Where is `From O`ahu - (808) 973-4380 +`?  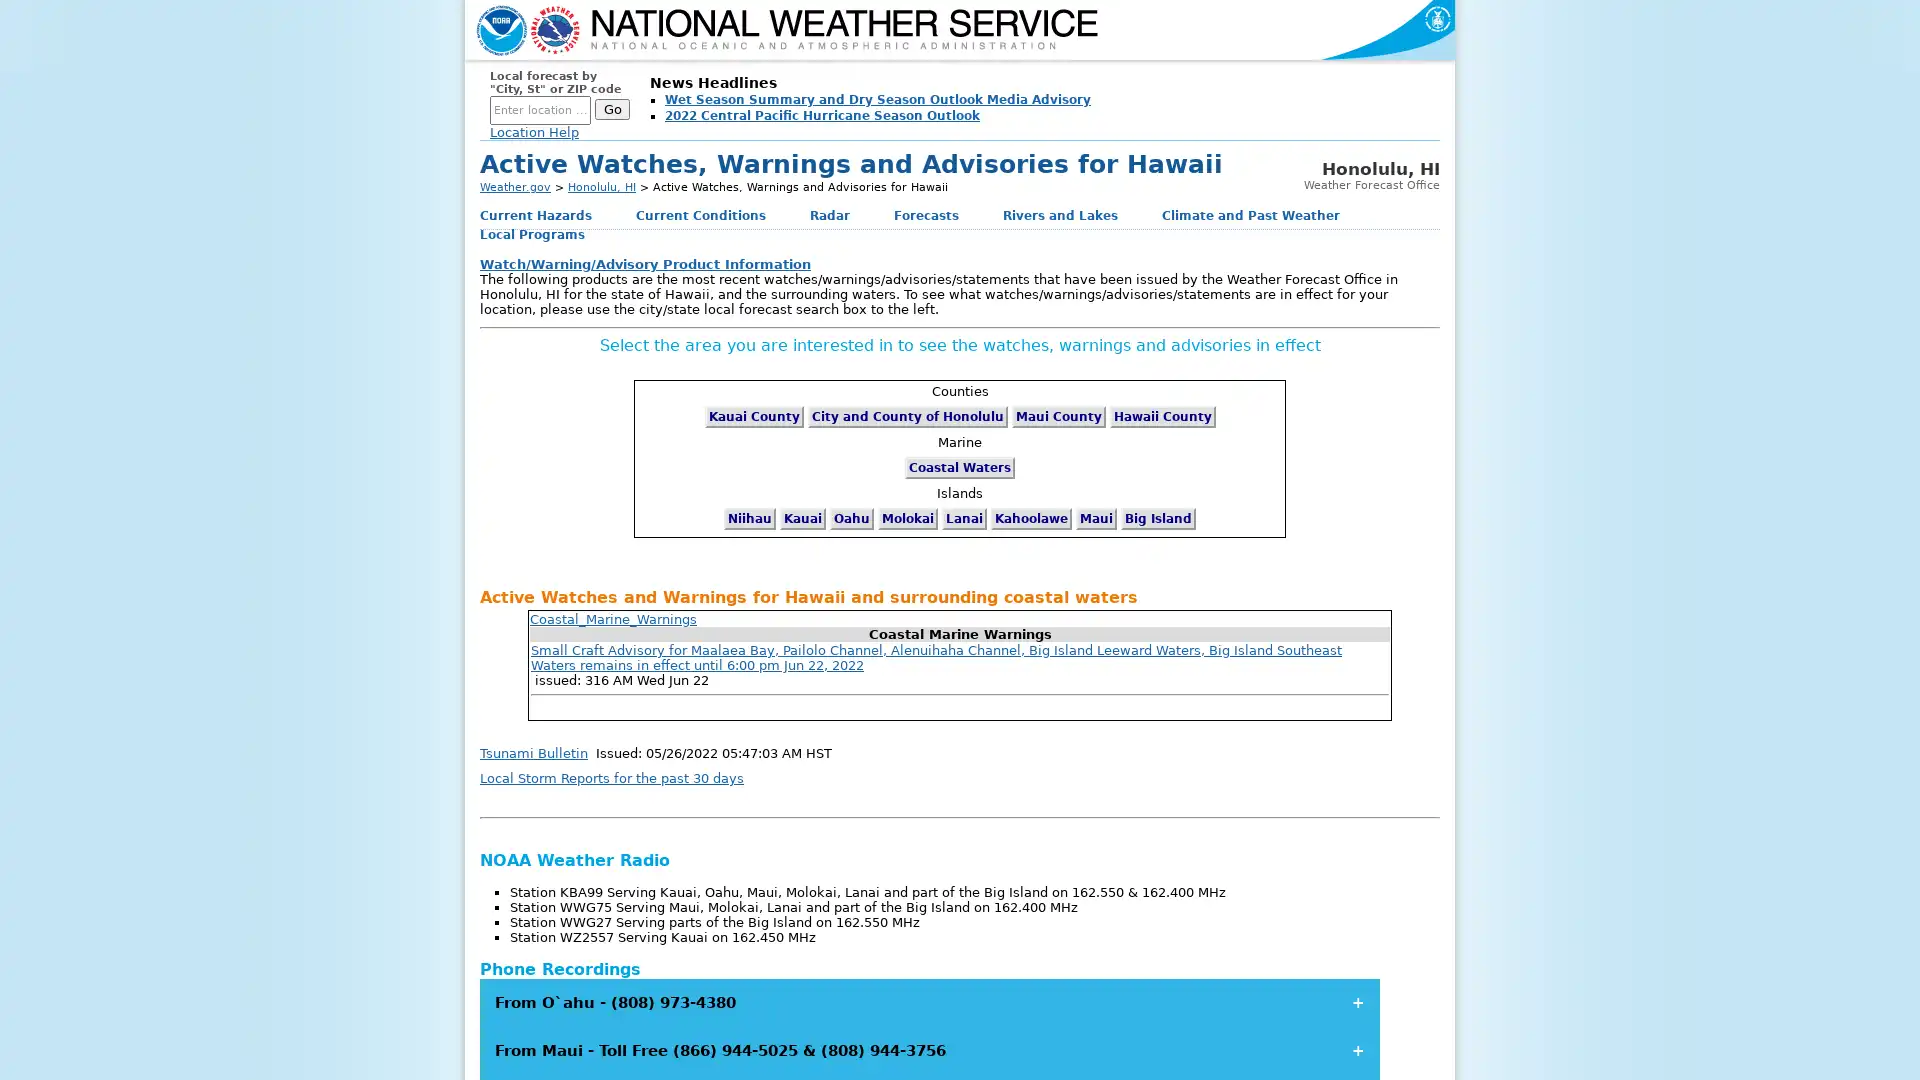
From O`ahu - (808) 973-4380 + is located at coordinates (929, 1002).